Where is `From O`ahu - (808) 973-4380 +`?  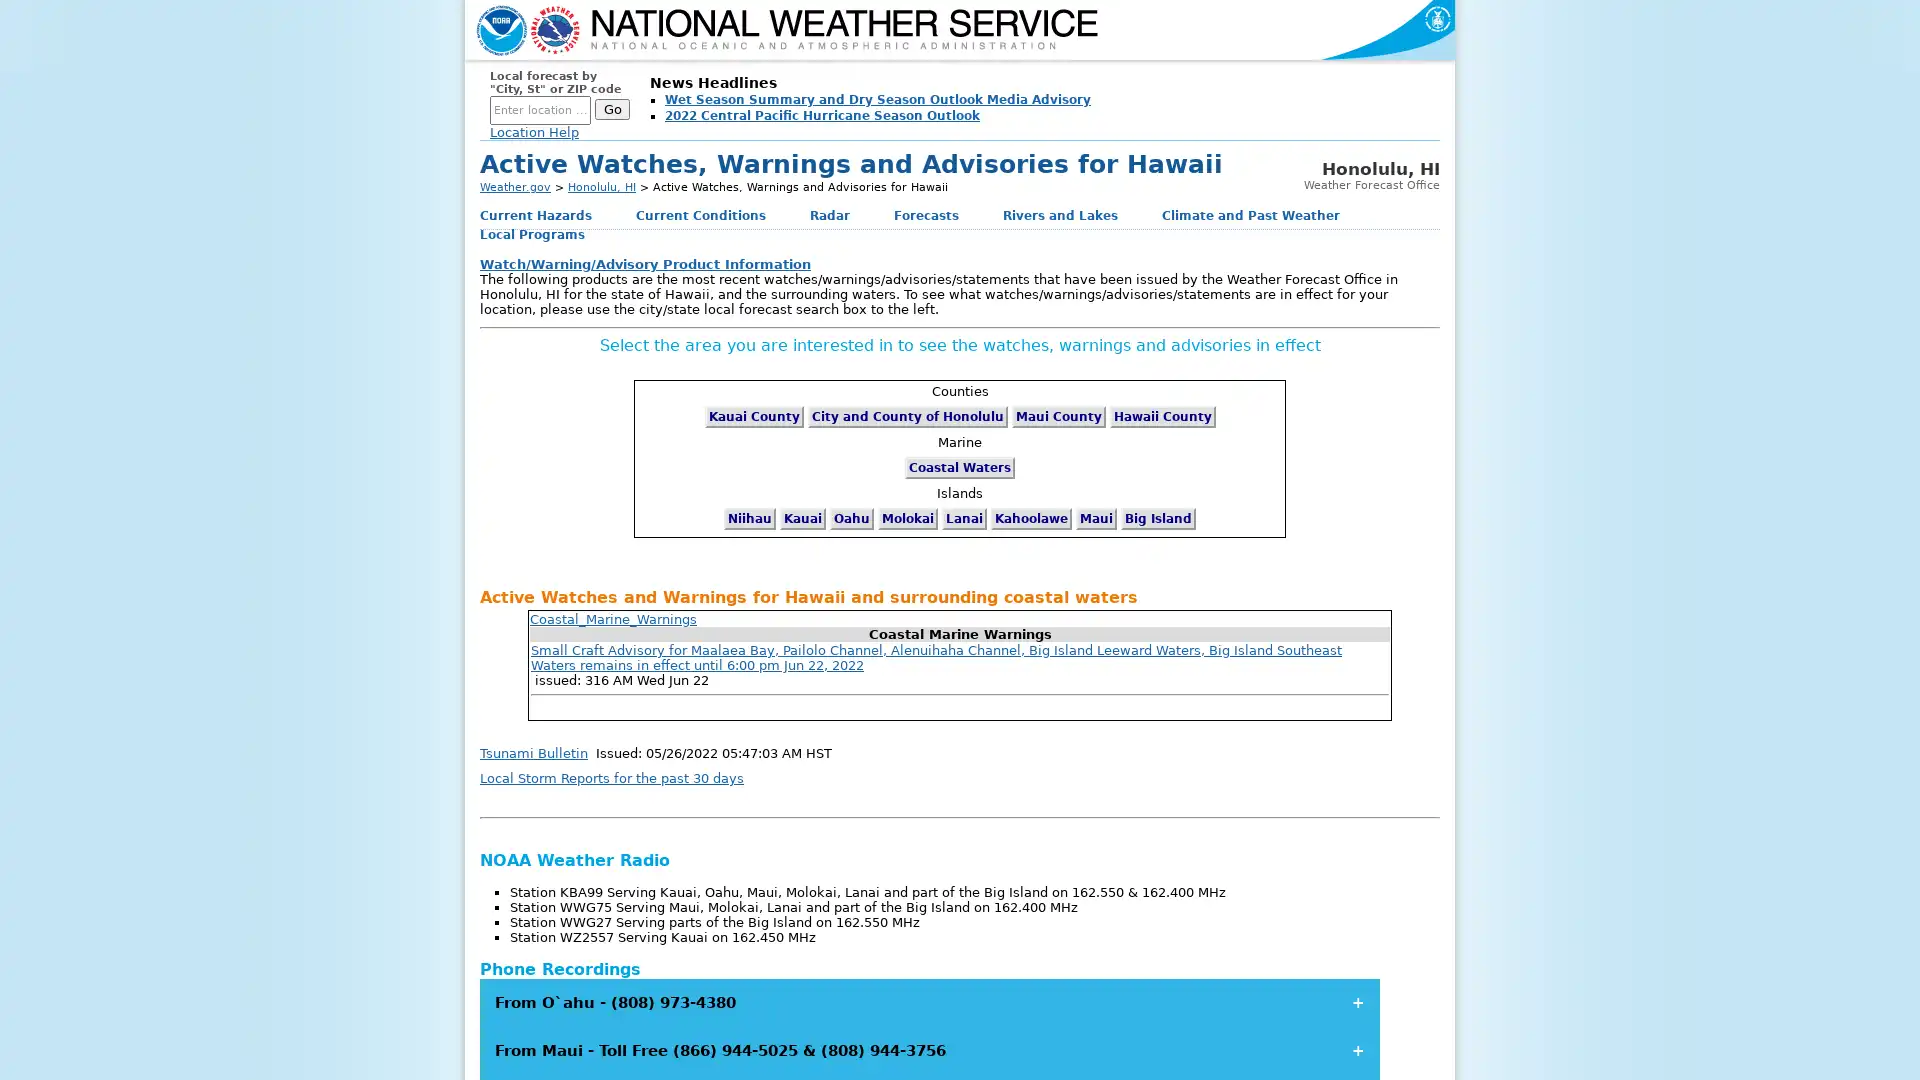
From O`ahu - (808) 973-4380 + is located at coordinates (929, 1002).